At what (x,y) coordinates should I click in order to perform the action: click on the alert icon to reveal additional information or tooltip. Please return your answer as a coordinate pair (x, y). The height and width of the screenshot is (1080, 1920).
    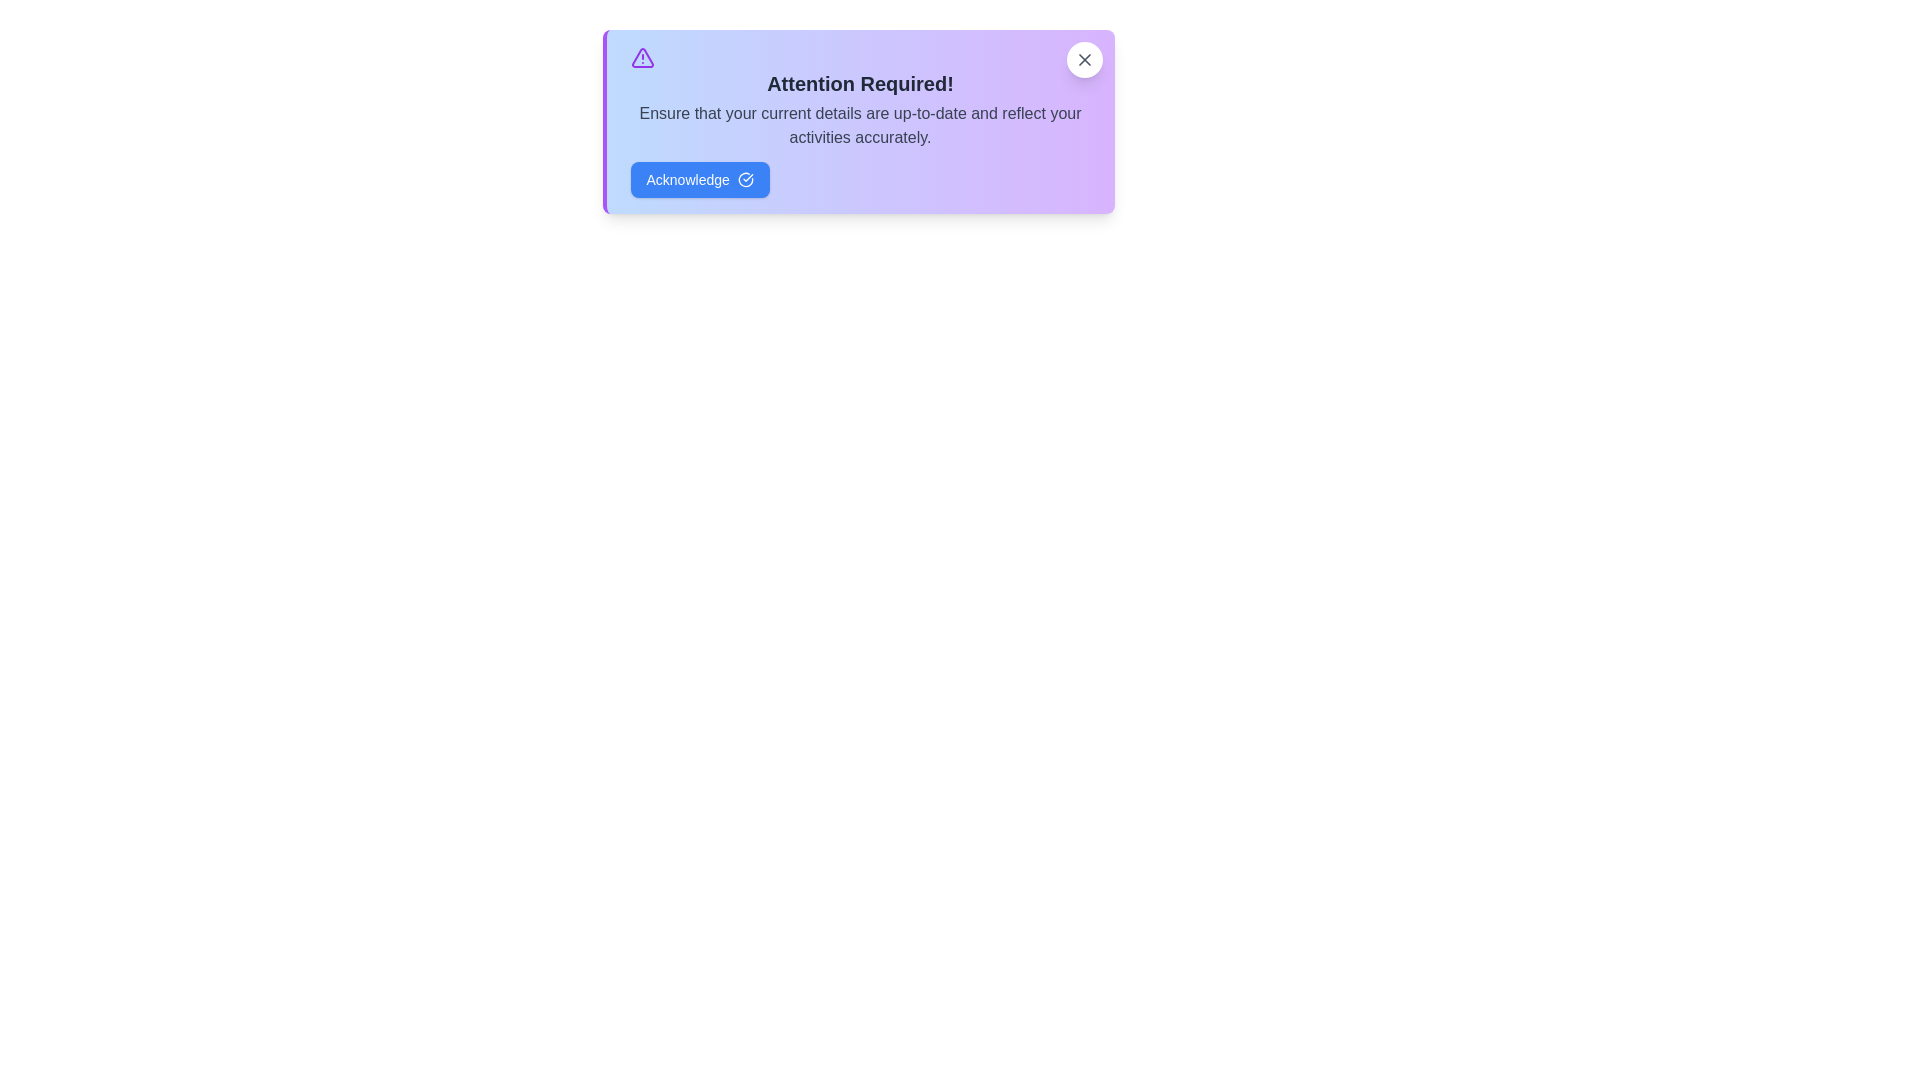
    Looking at the image, I should click on (642, 56).